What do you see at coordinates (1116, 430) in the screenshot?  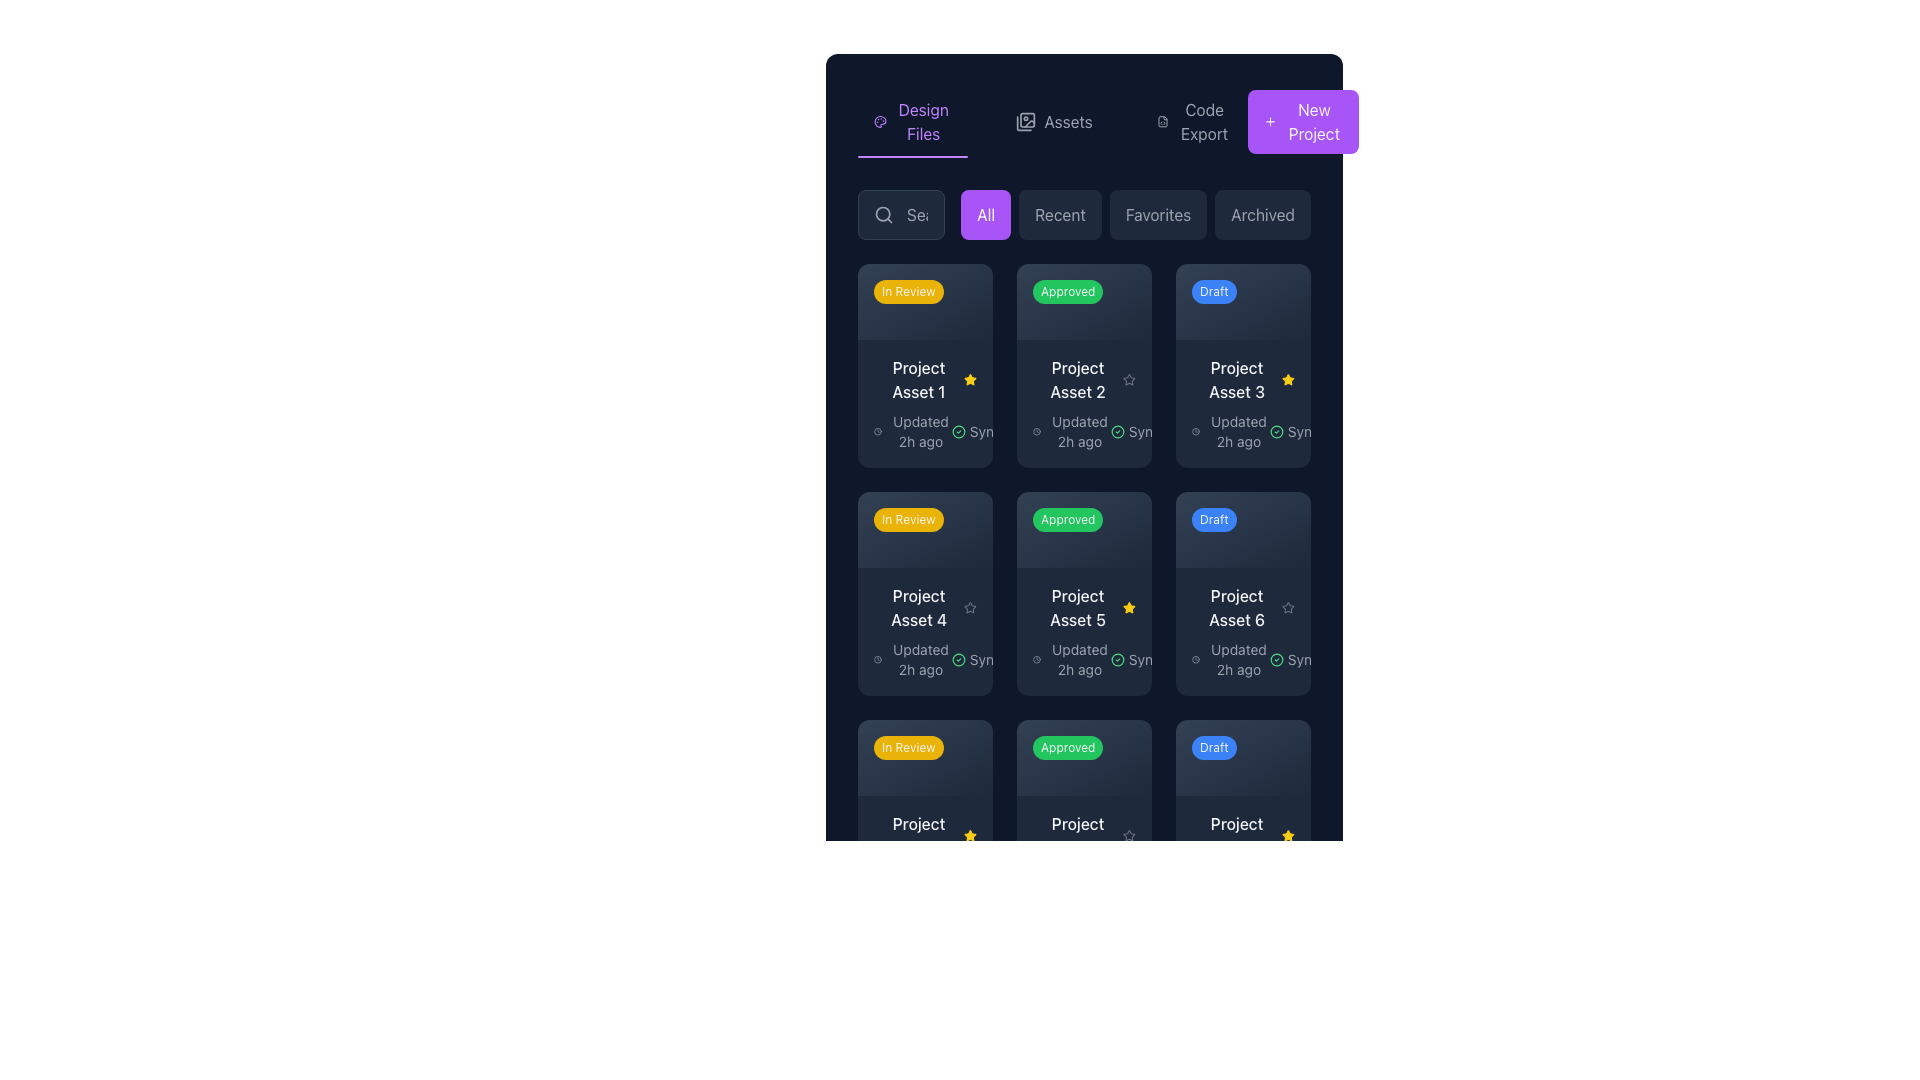 I see `the green circular graphical element representing confirmation within the 'Approved' section of the 'Project Asset 2' card, located in the first row, second column of the grid layout` at bounding box center [1116, 430].